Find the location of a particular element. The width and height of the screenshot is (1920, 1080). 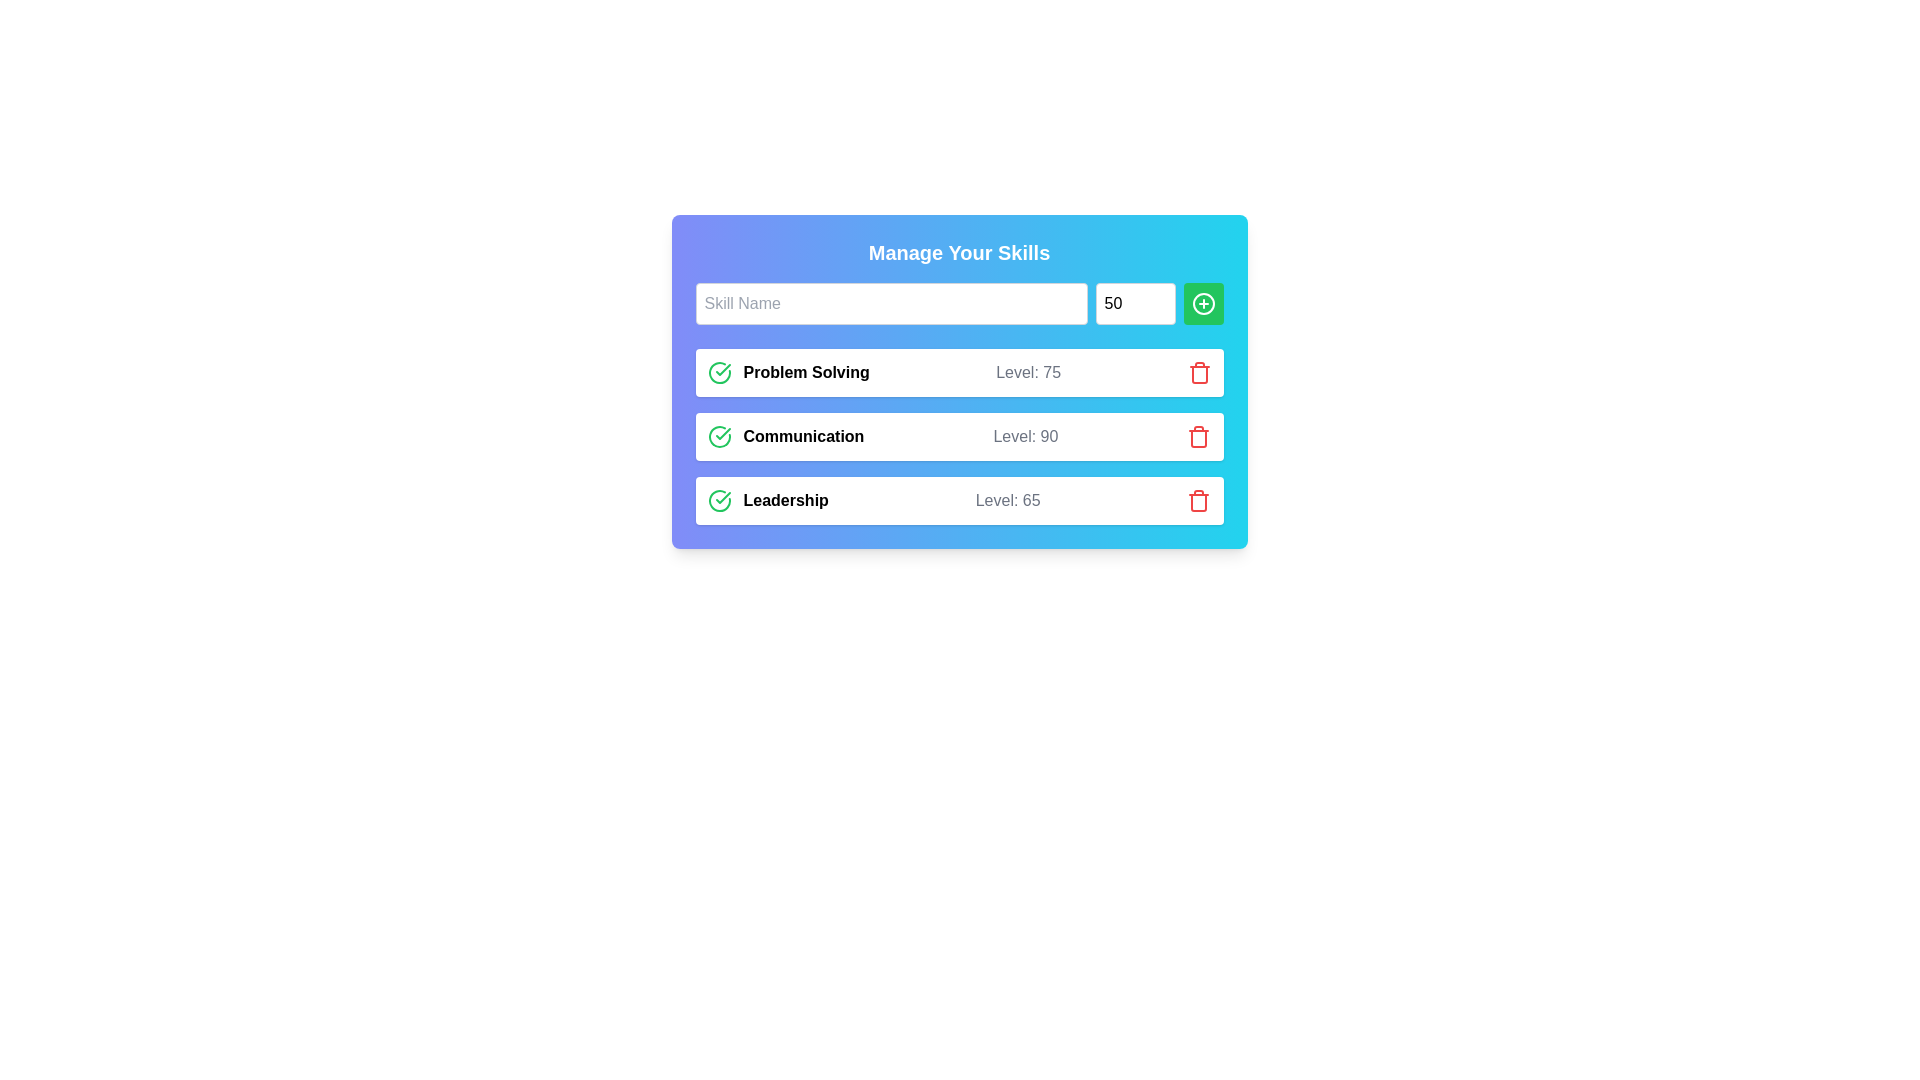

the trash can icon button, which represents the delete action for the 'Communication' skill entry, positioned adjacent to the text 'Level: 90' is located at coordinates (1199, 435).